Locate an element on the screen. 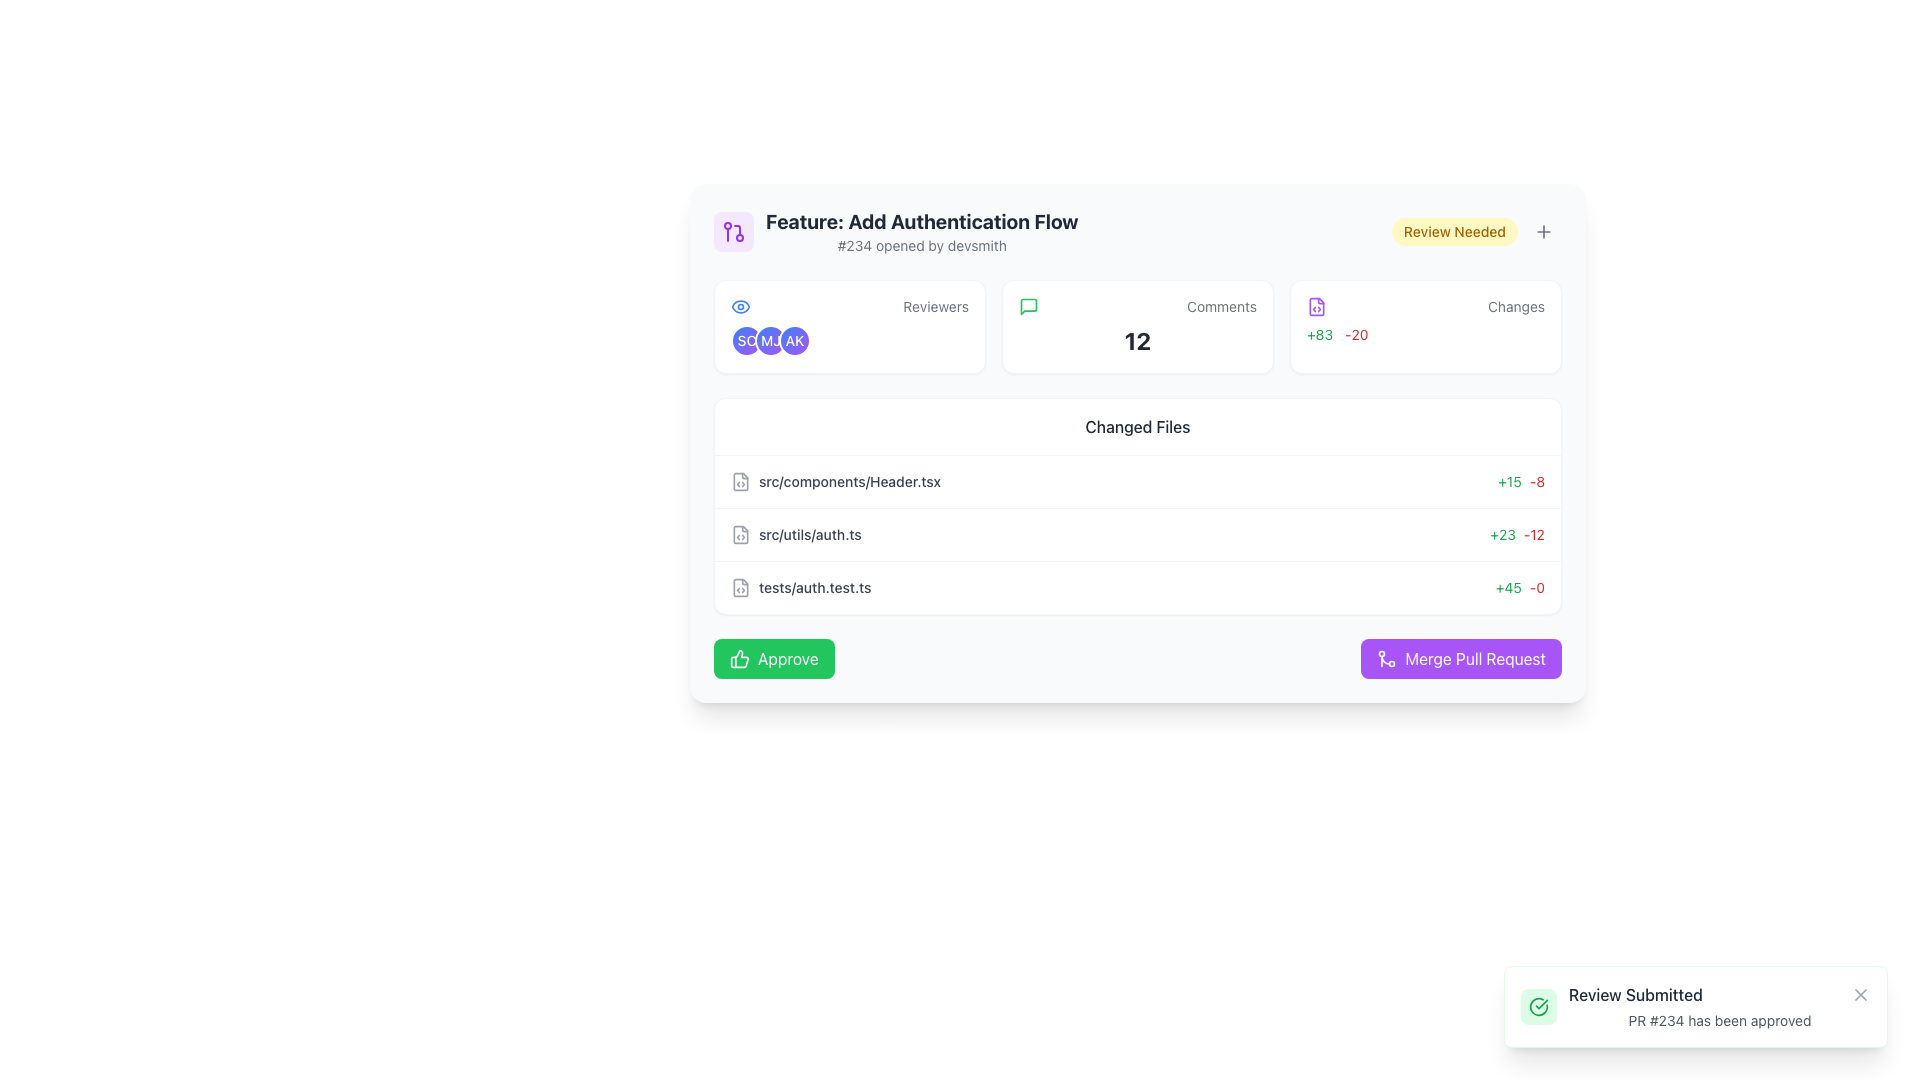 This screenshot has height=1080, width=1920. the small icon representing a file with a code symbol on it, located in the left portion of the row labeled 'src/utils/auth.ts', preceding the filename text is located at coordinates (739, 534).